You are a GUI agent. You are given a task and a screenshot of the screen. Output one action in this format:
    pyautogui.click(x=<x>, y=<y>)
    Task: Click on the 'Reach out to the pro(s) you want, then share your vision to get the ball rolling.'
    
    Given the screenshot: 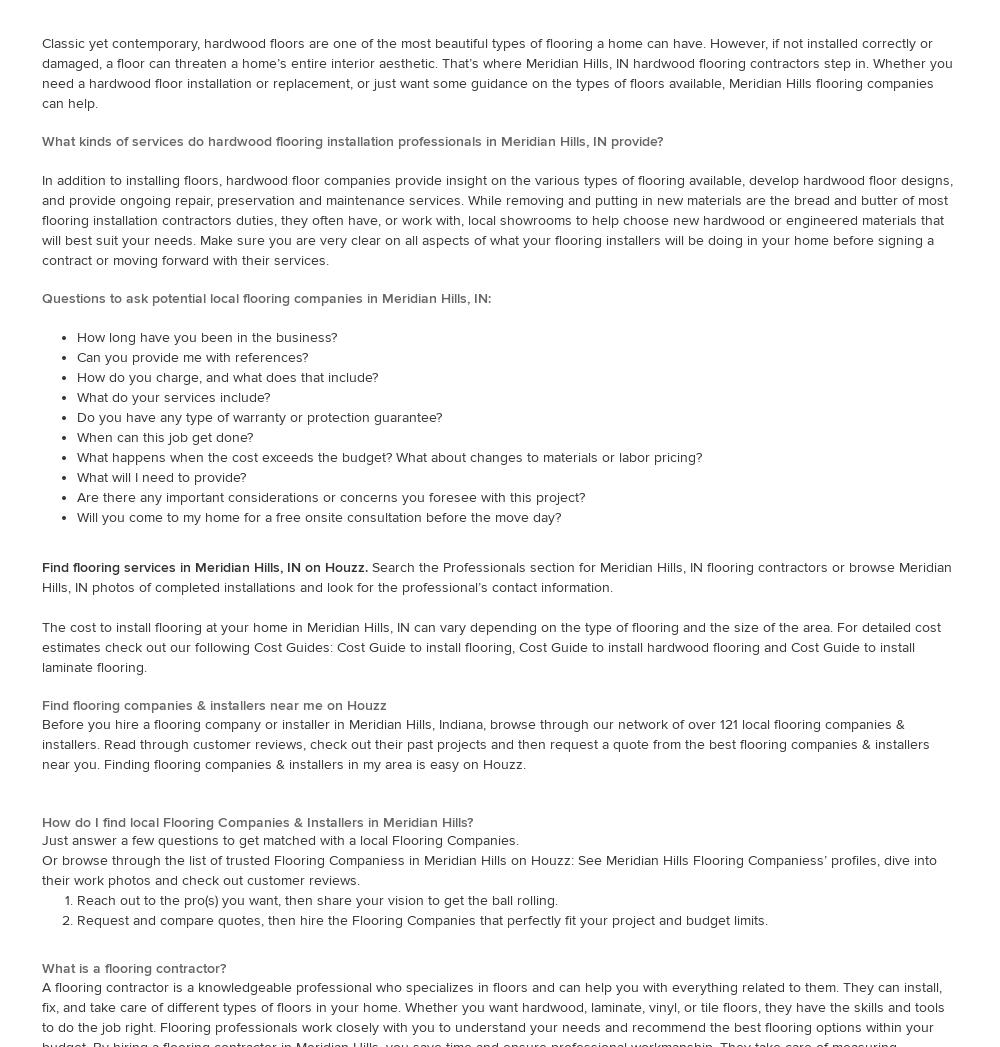 What is the action you would take?
    pyautogui.click(x=316, y=899)
    